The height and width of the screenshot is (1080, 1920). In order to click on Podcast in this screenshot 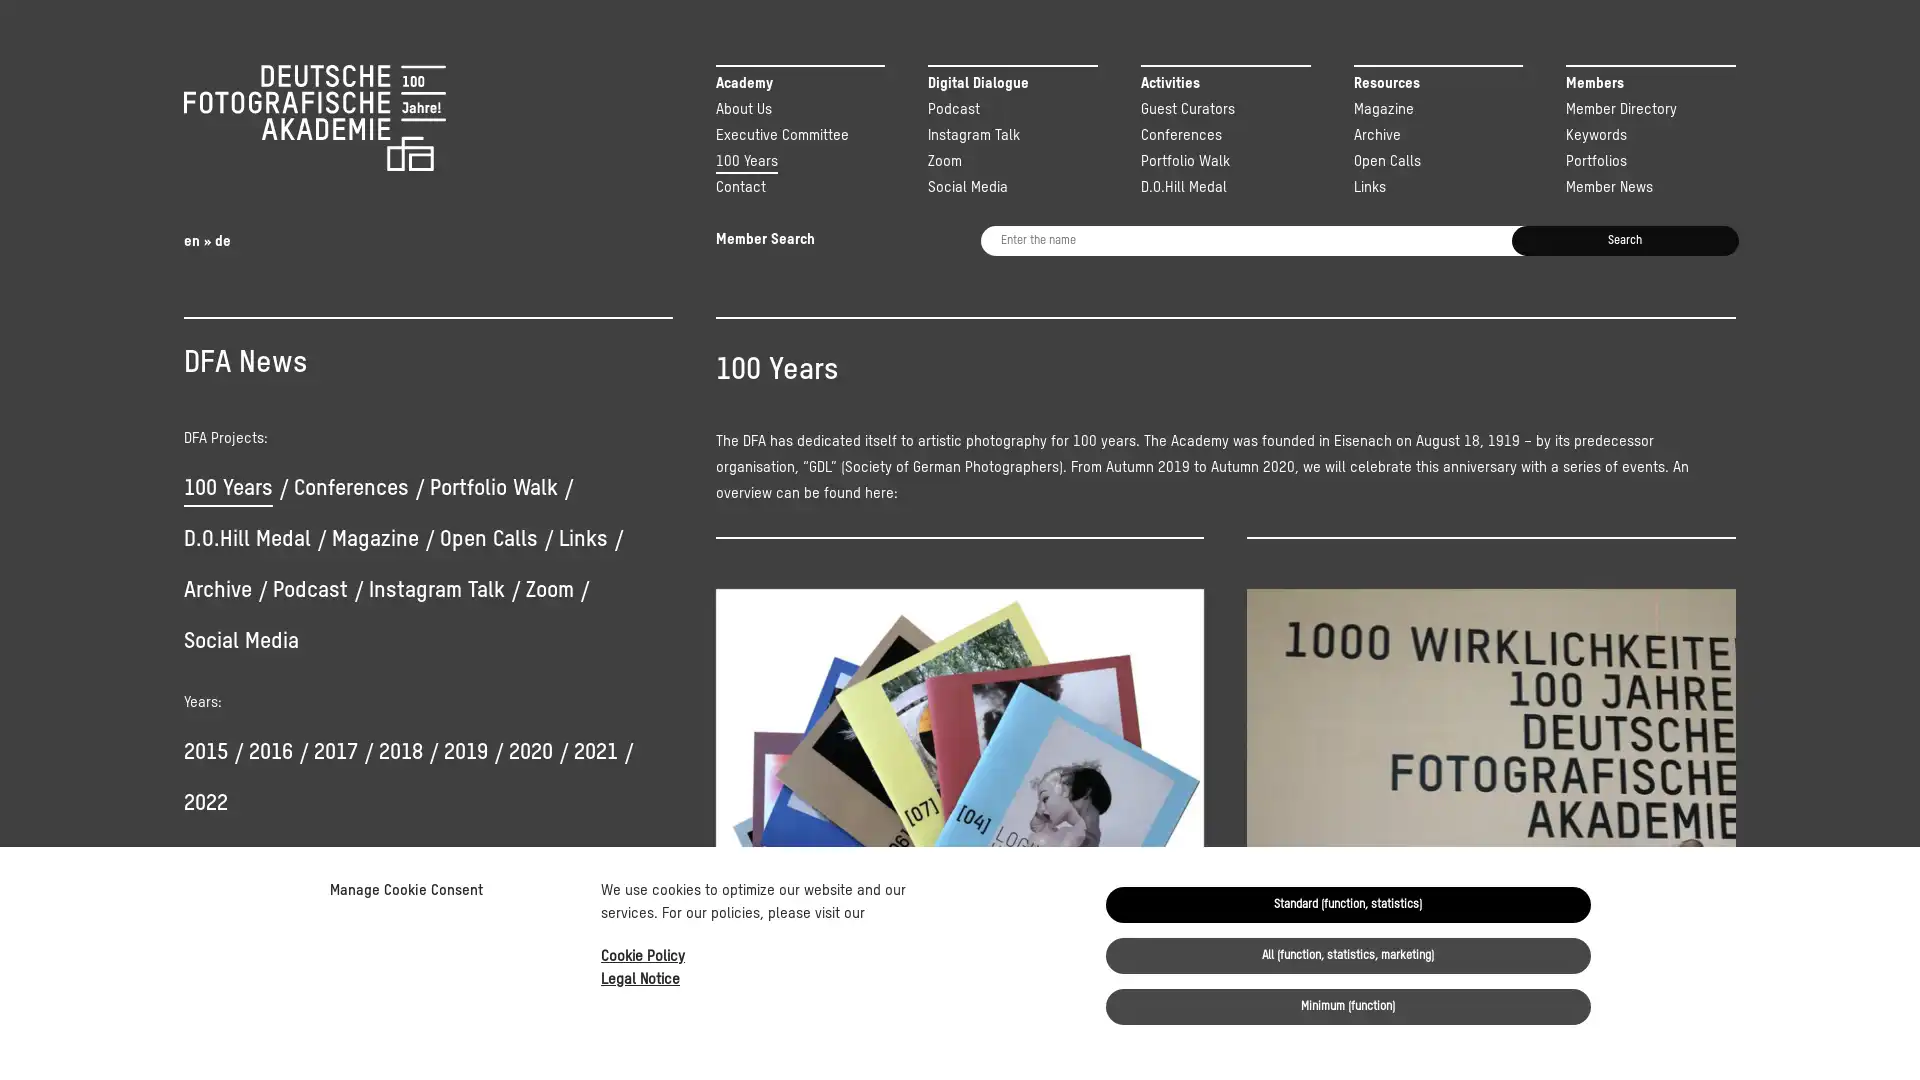, I will do `click(309, 589)`.